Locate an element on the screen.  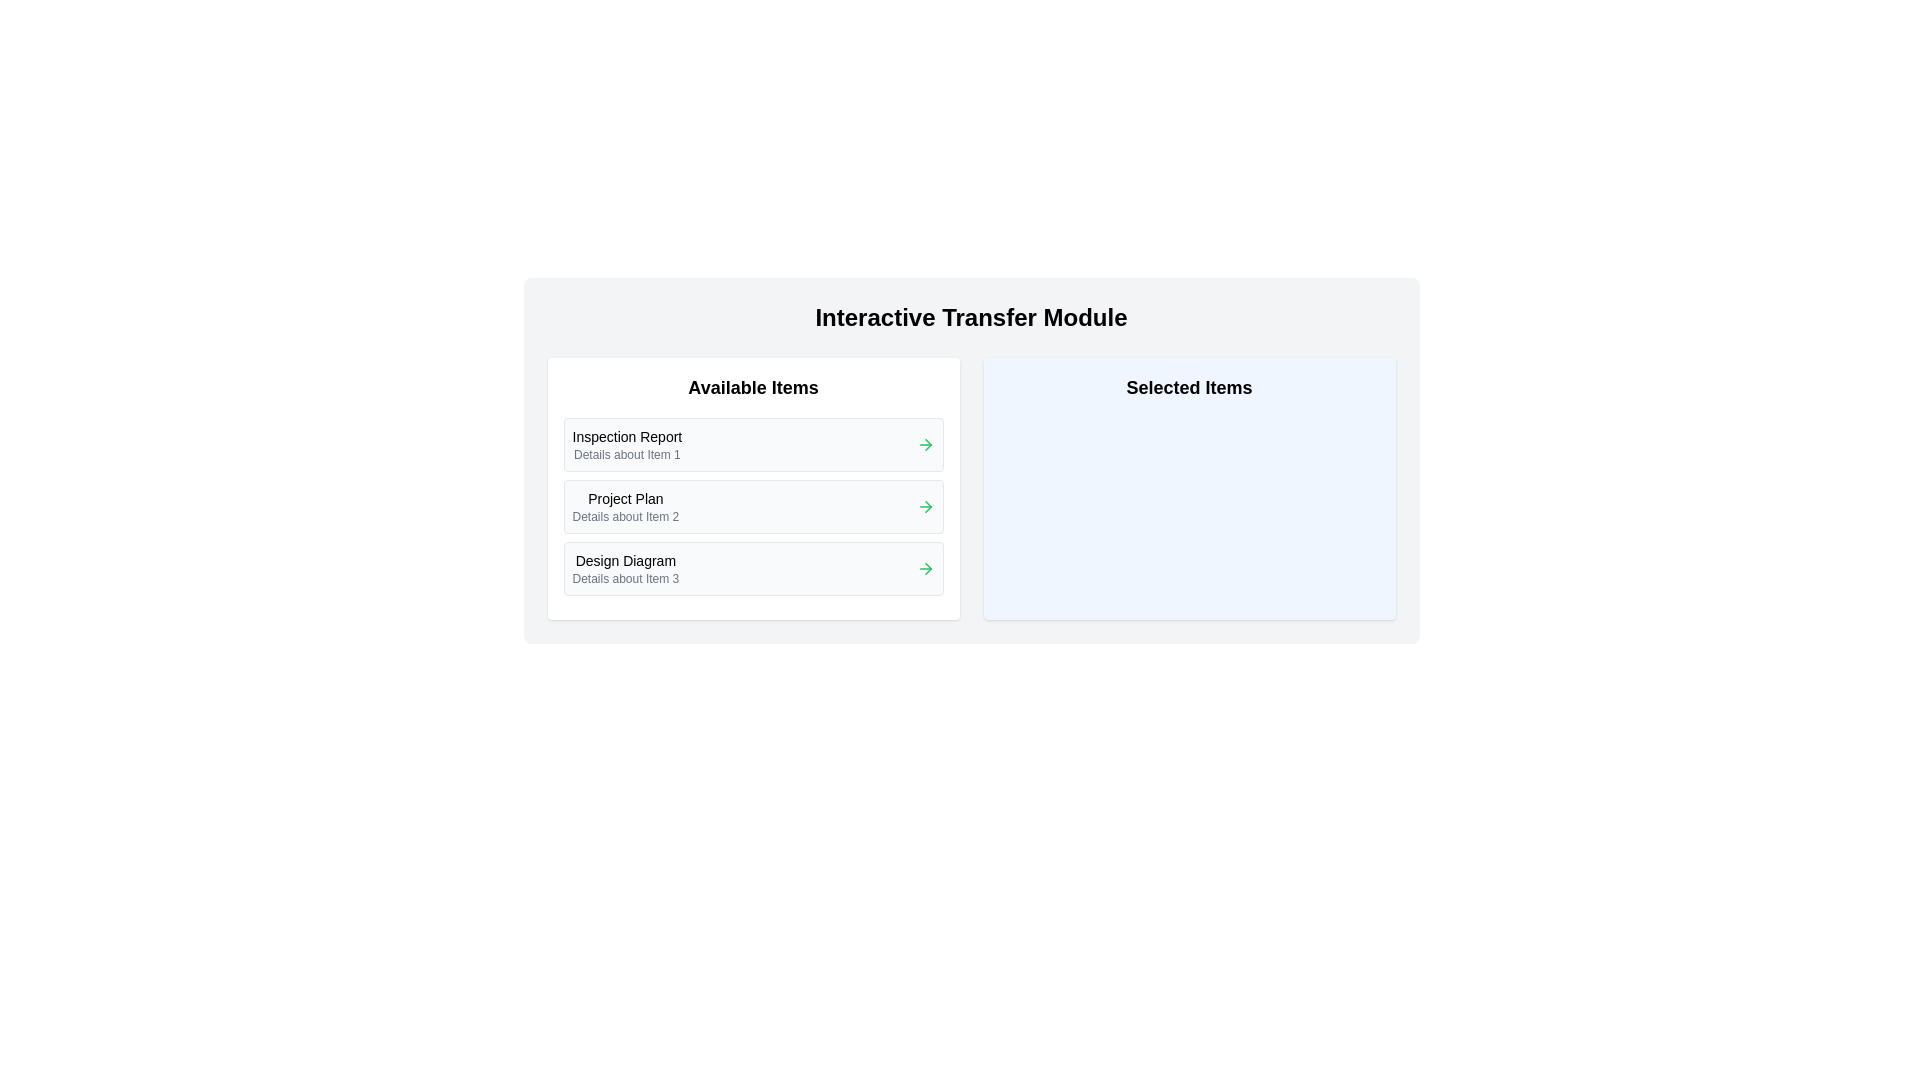
the text element labeled 'Design Diagram' which is the third item in the 'Available Items' section is located at coordinates (624, 569).